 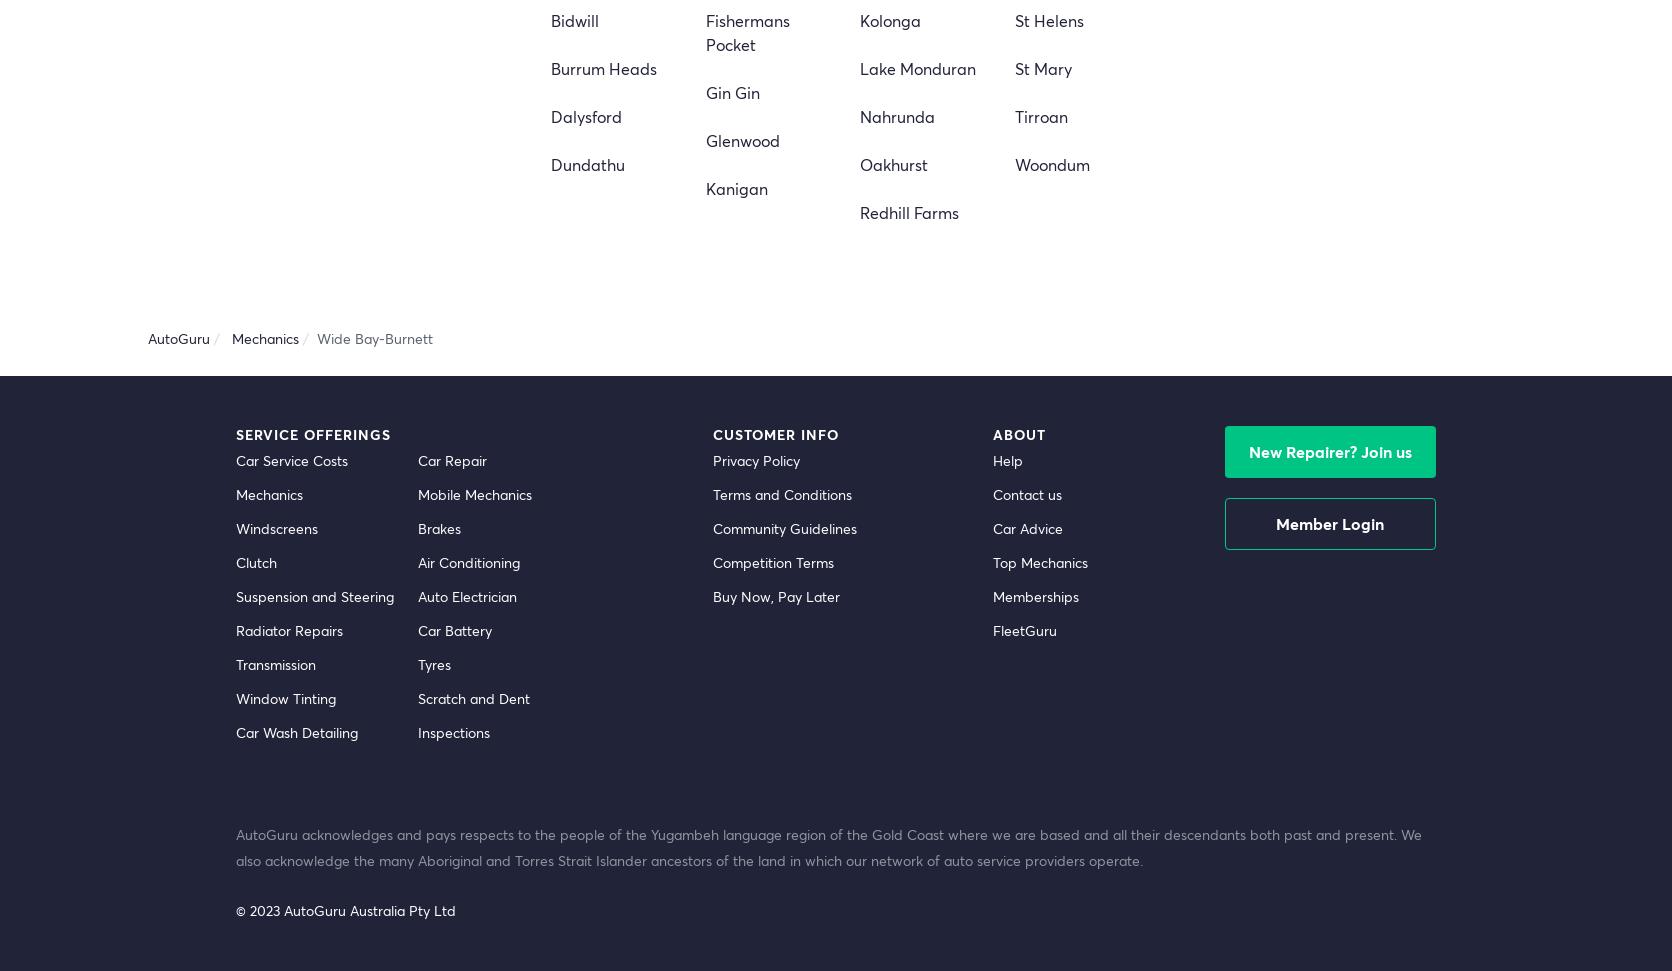 What do you see at coordinates (235, 561) in the screenshot?
I see `'Clutch'` at bounding box center [235, 561].